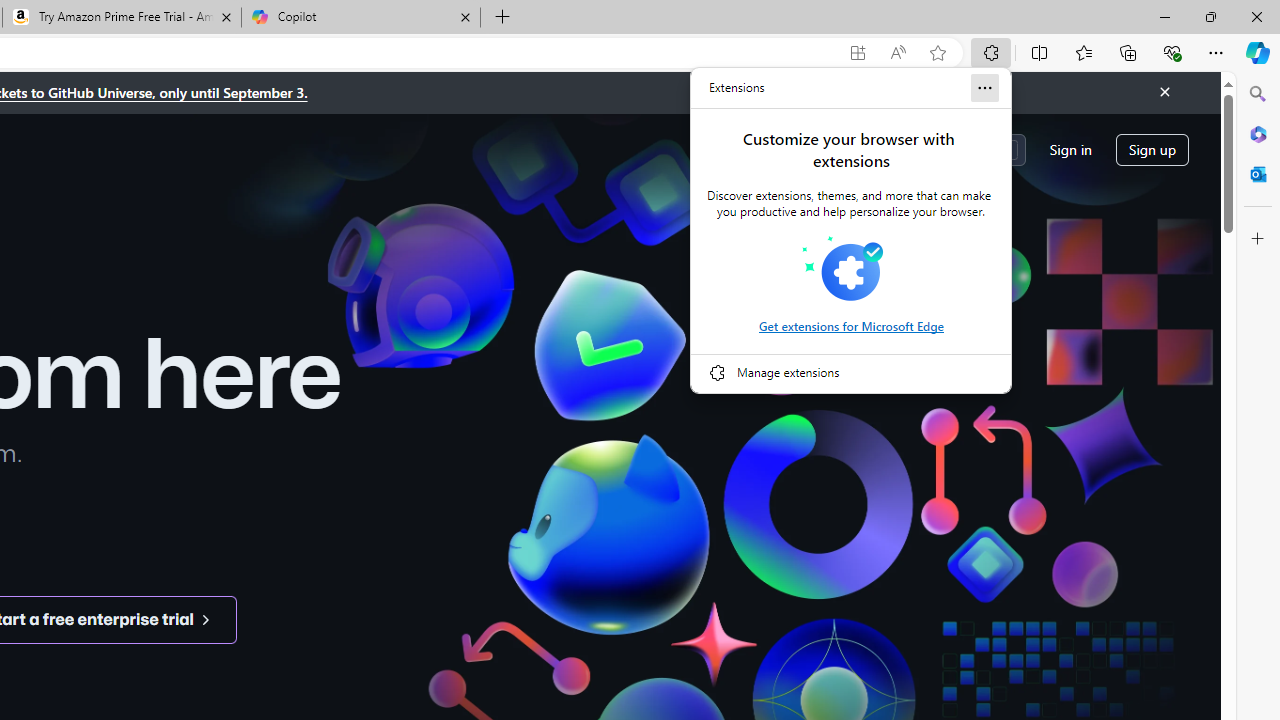 Image resolution: width=1280 pixels, height=720 pixels. I want to click on 'Get extensions for Microsoft Edge', so click(850, 325).